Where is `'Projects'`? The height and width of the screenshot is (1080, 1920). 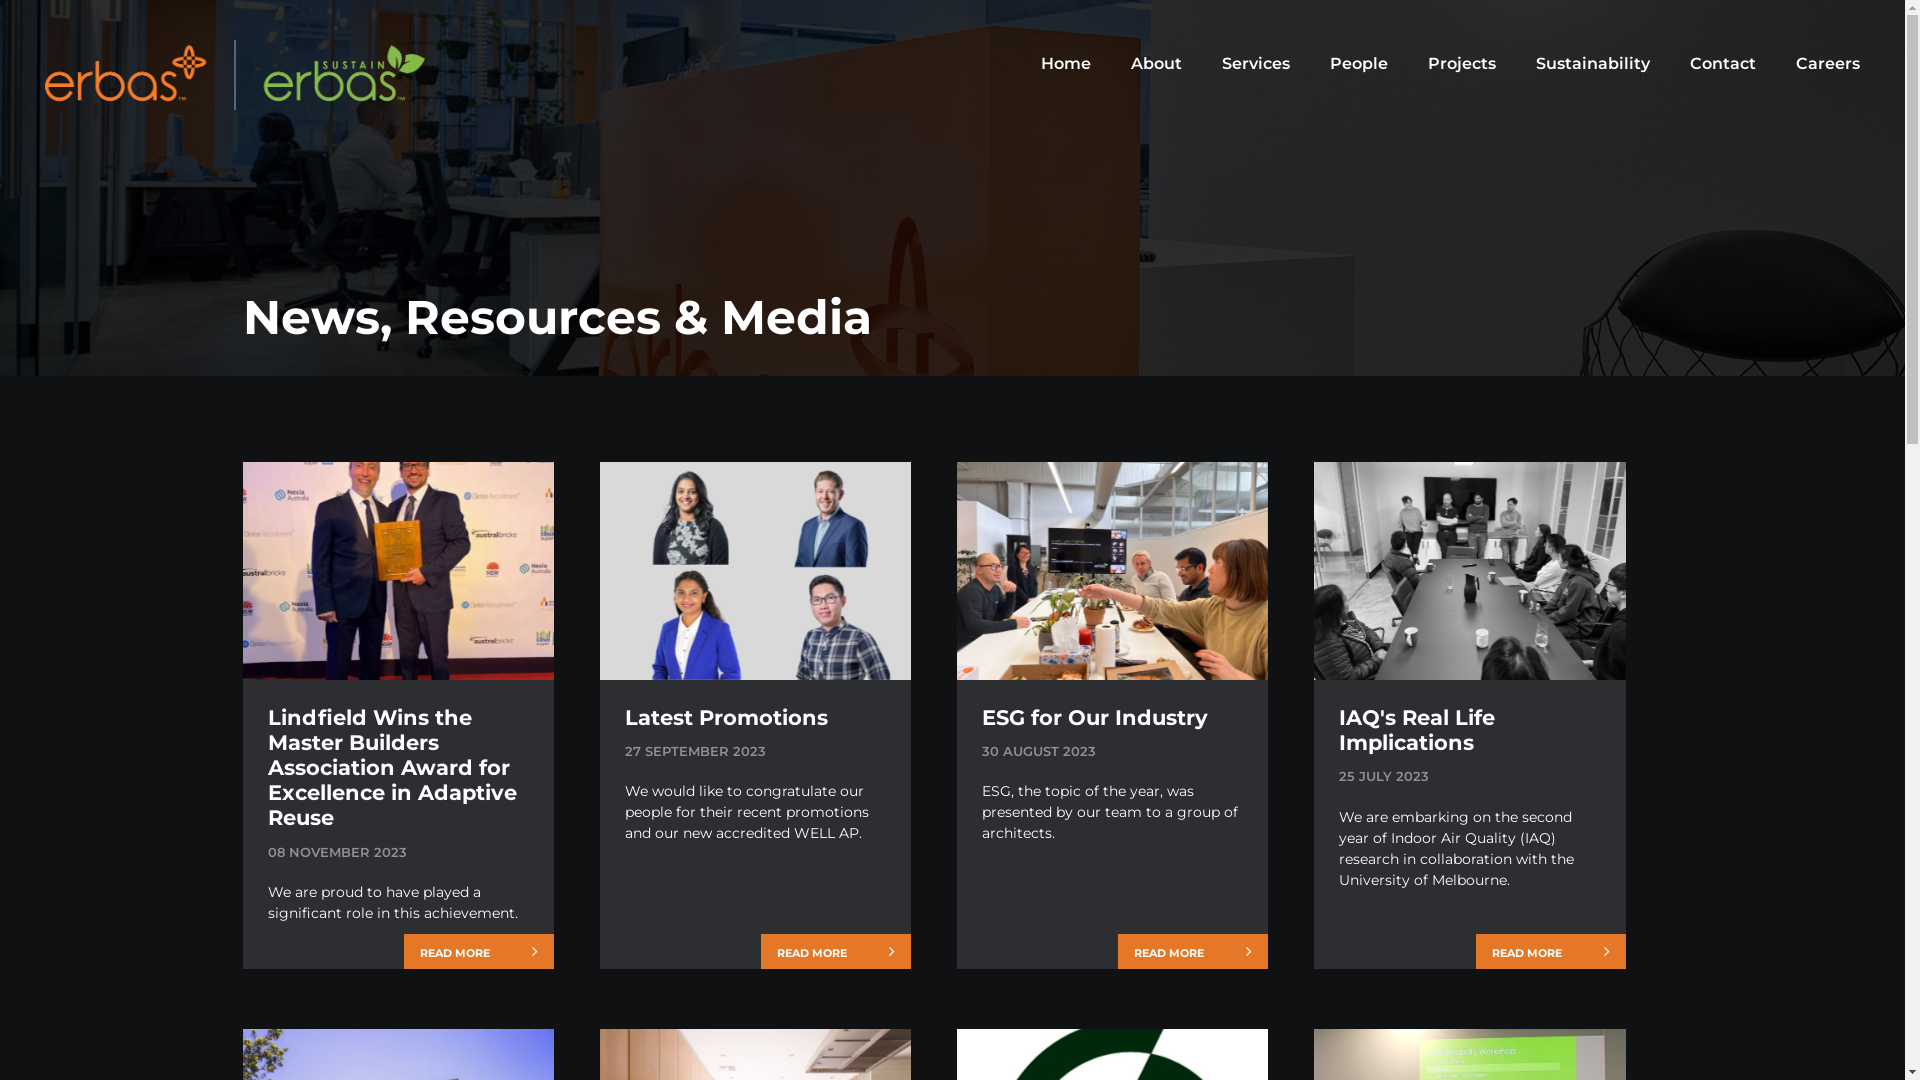 'Projects' is located at coordinates (1462, 63).